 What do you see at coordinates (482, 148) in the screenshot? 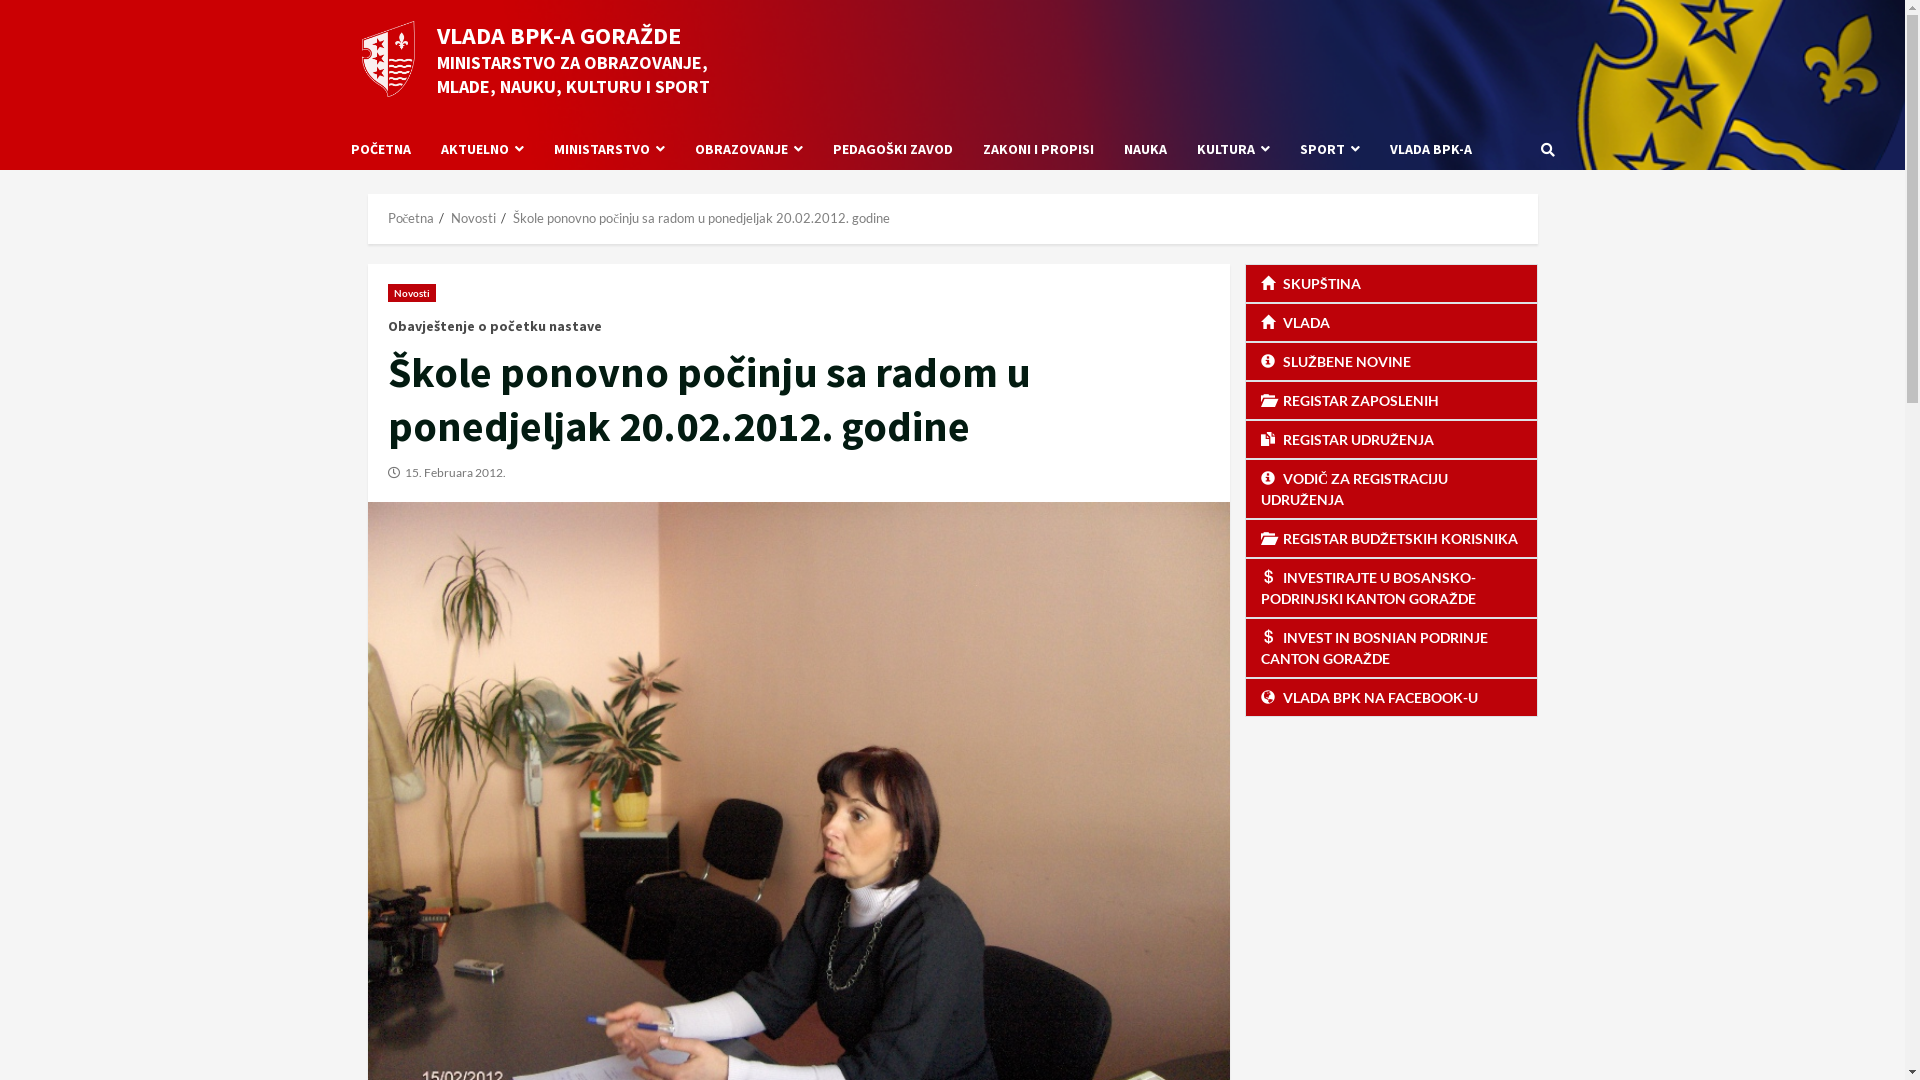
I see `'AKTUELNO'` at bounding box center [482, 148].